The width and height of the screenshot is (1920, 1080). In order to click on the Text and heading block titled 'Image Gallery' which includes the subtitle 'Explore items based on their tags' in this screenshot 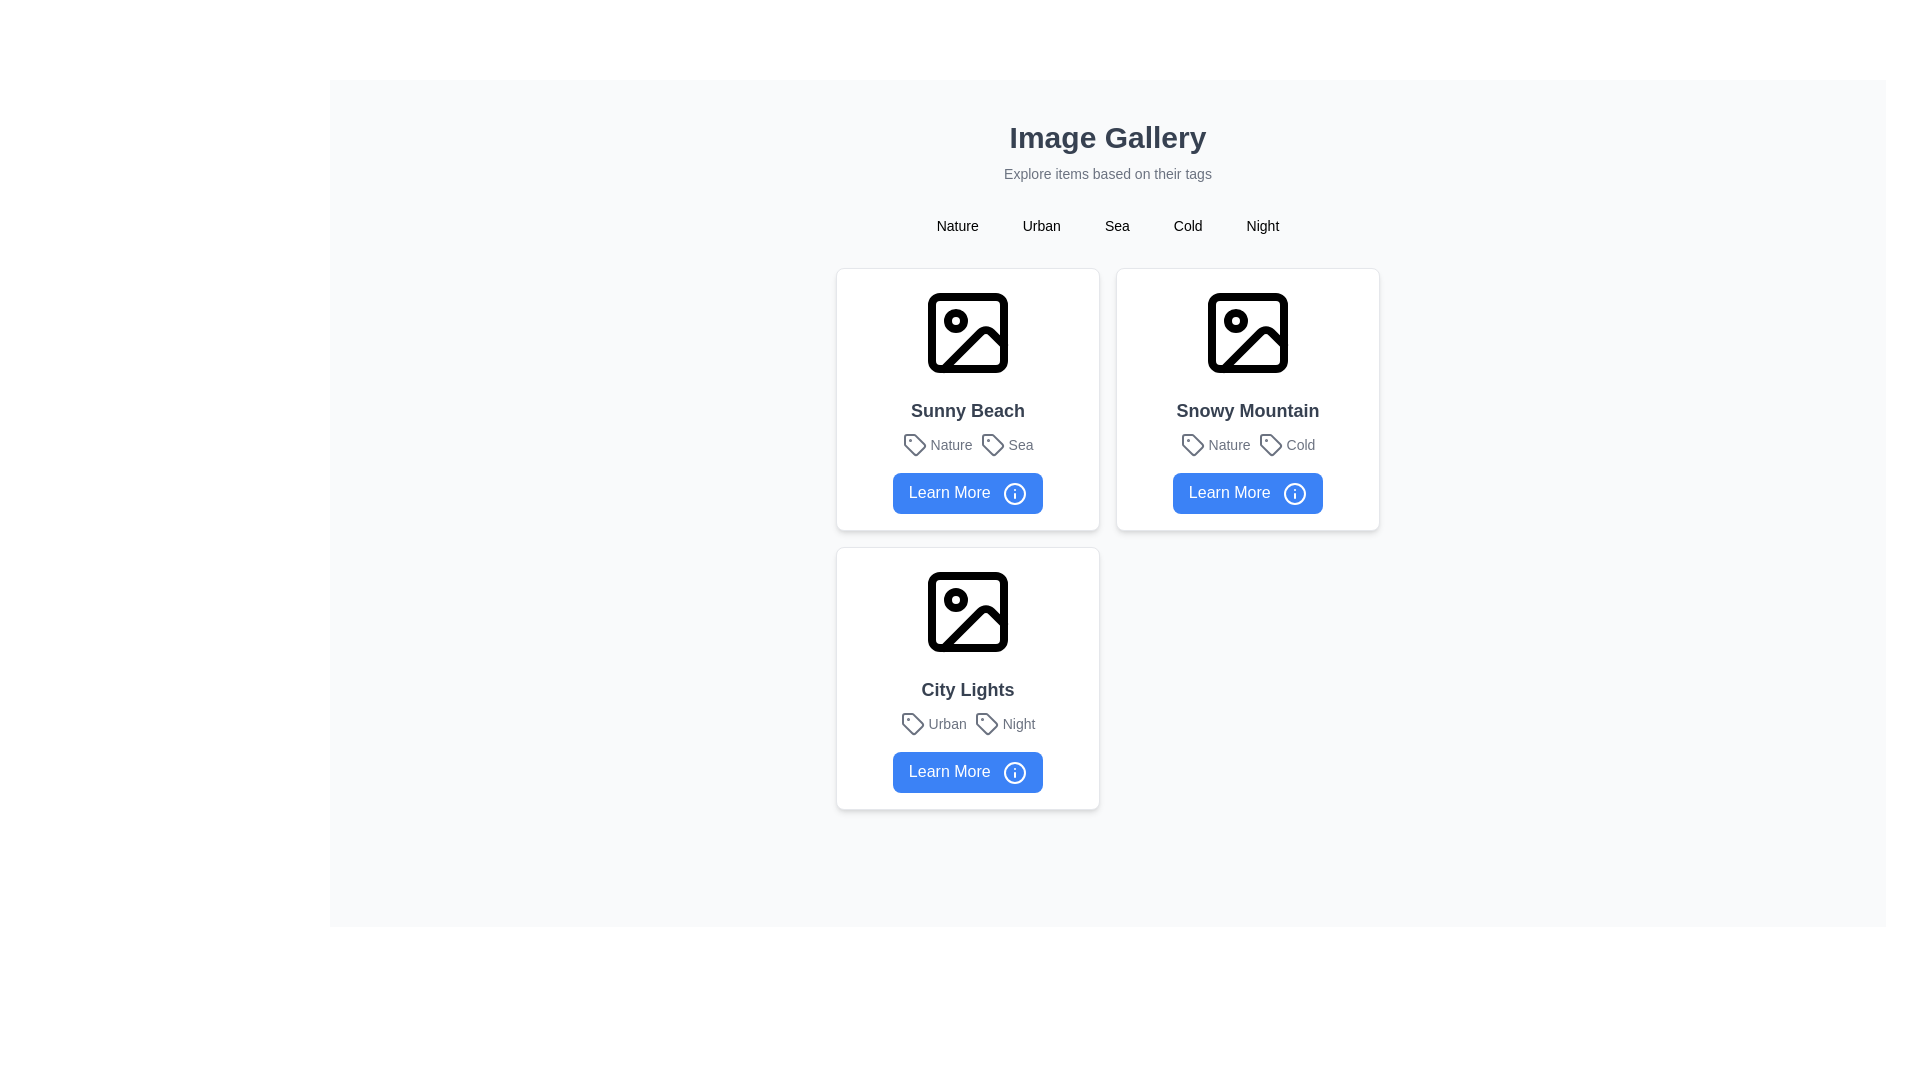, I will do `click(1107, 150)`.